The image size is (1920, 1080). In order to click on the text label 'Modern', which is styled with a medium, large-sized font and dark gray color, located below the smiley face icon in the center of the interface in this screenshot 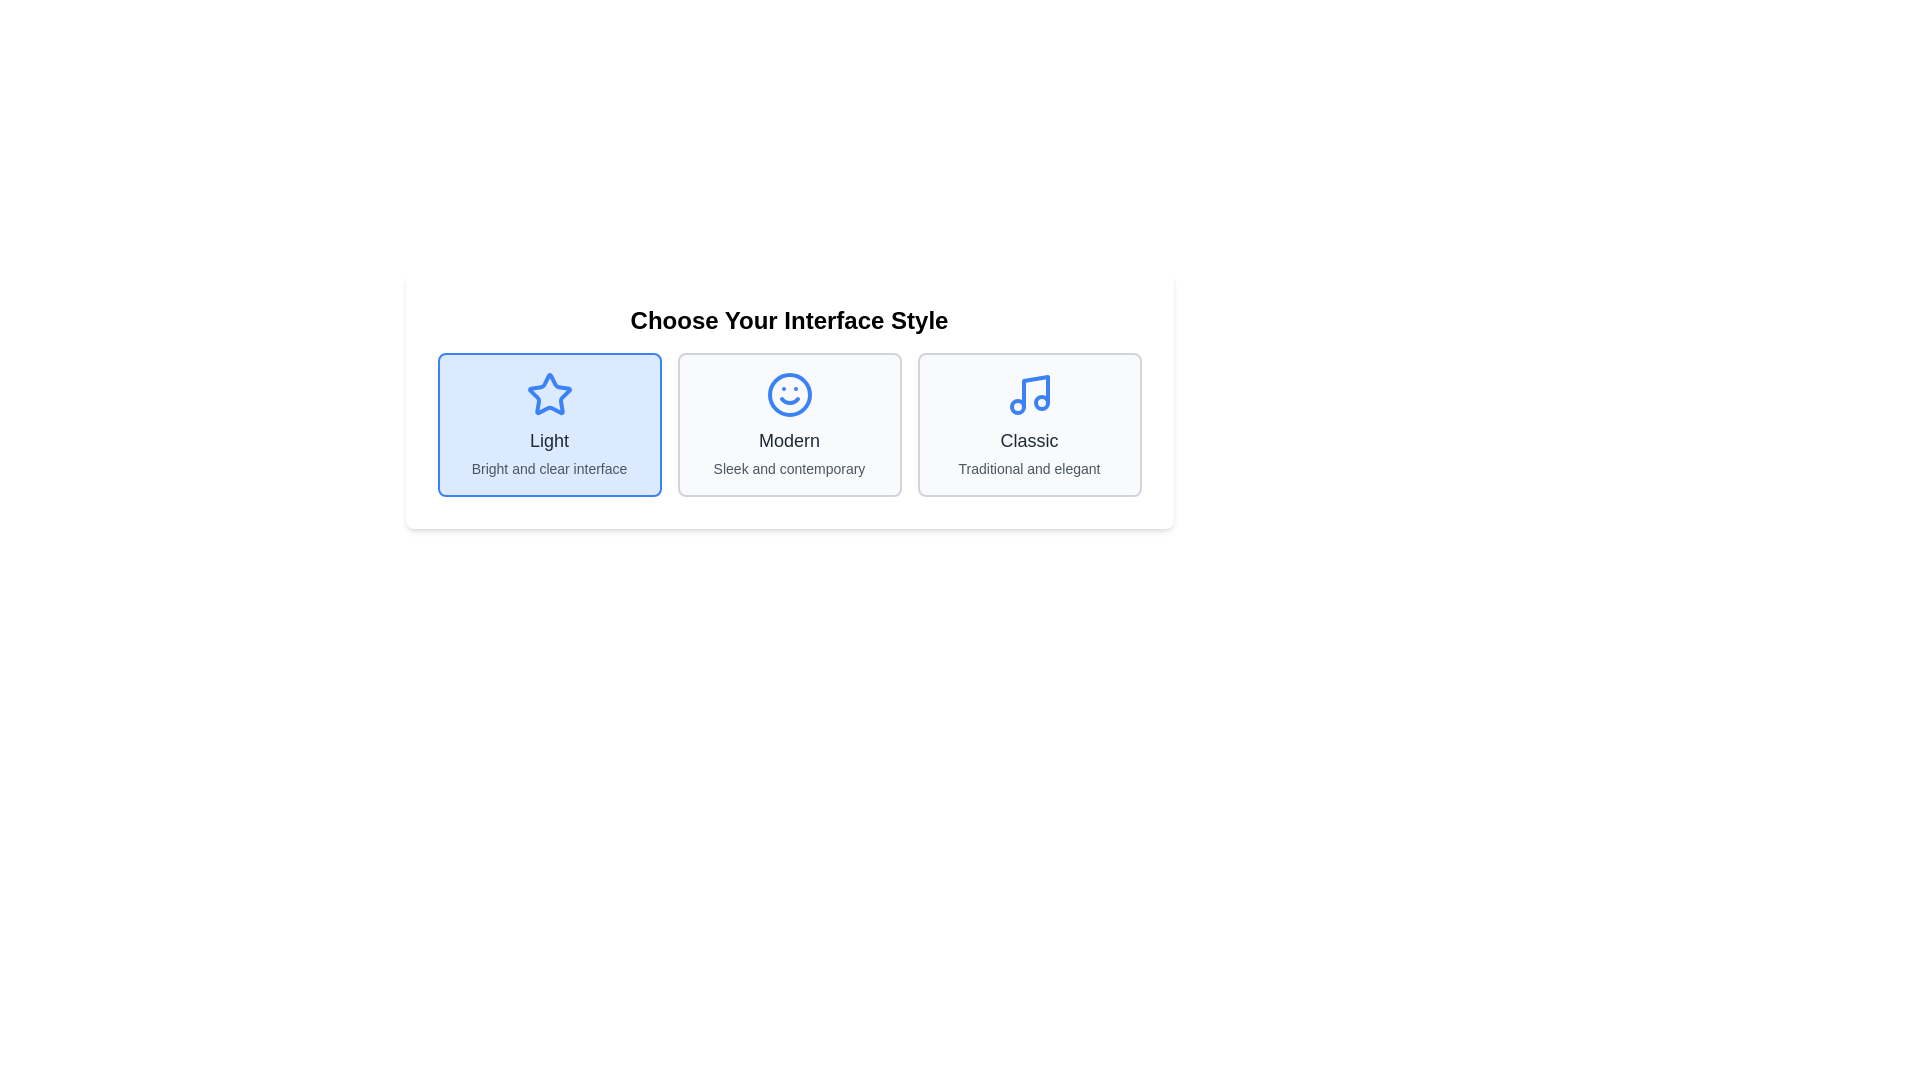, I will do `click(788, 439)`.